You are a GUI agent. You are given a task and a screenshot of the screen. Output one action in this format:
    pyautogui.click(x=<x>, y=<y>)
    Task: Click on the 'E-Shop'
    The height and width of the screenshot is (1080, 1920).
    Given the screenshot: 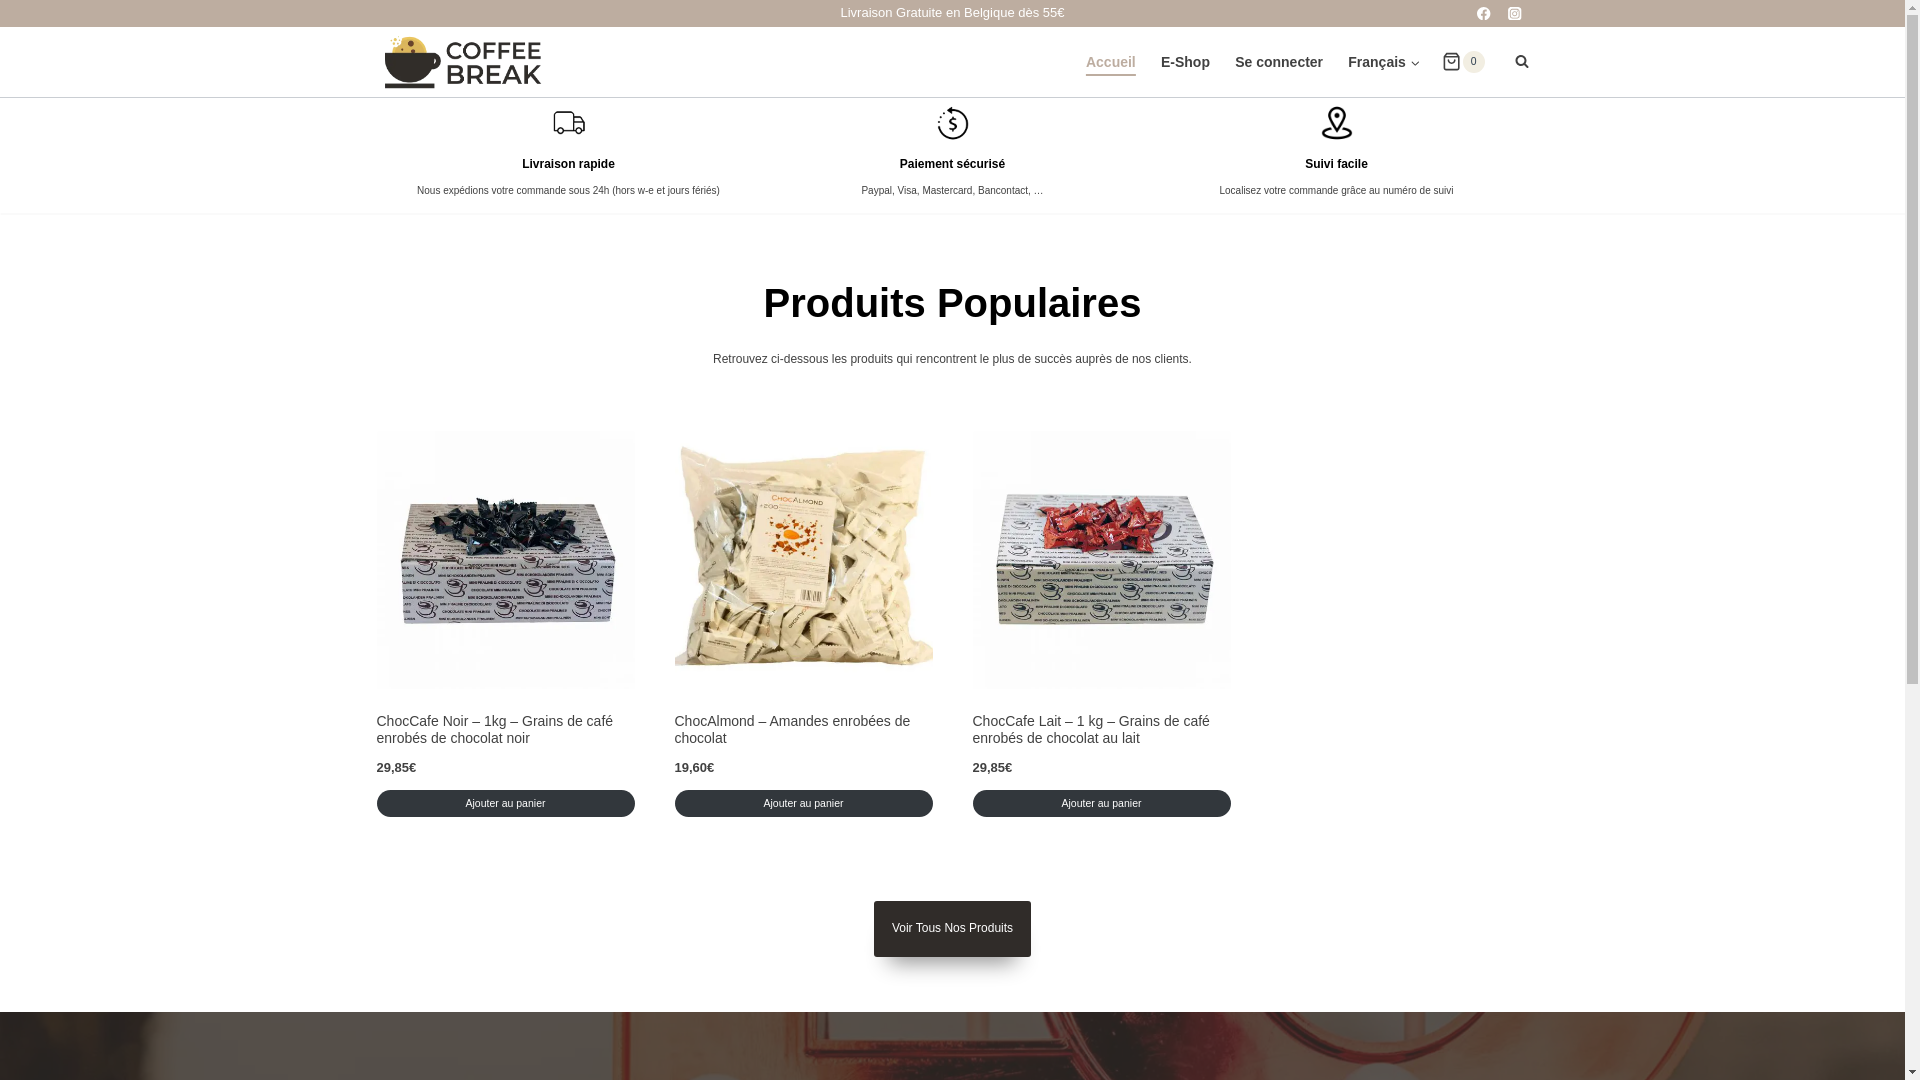 What is the action you would take?
    pyautogui.click(x=1185, y=60)
    